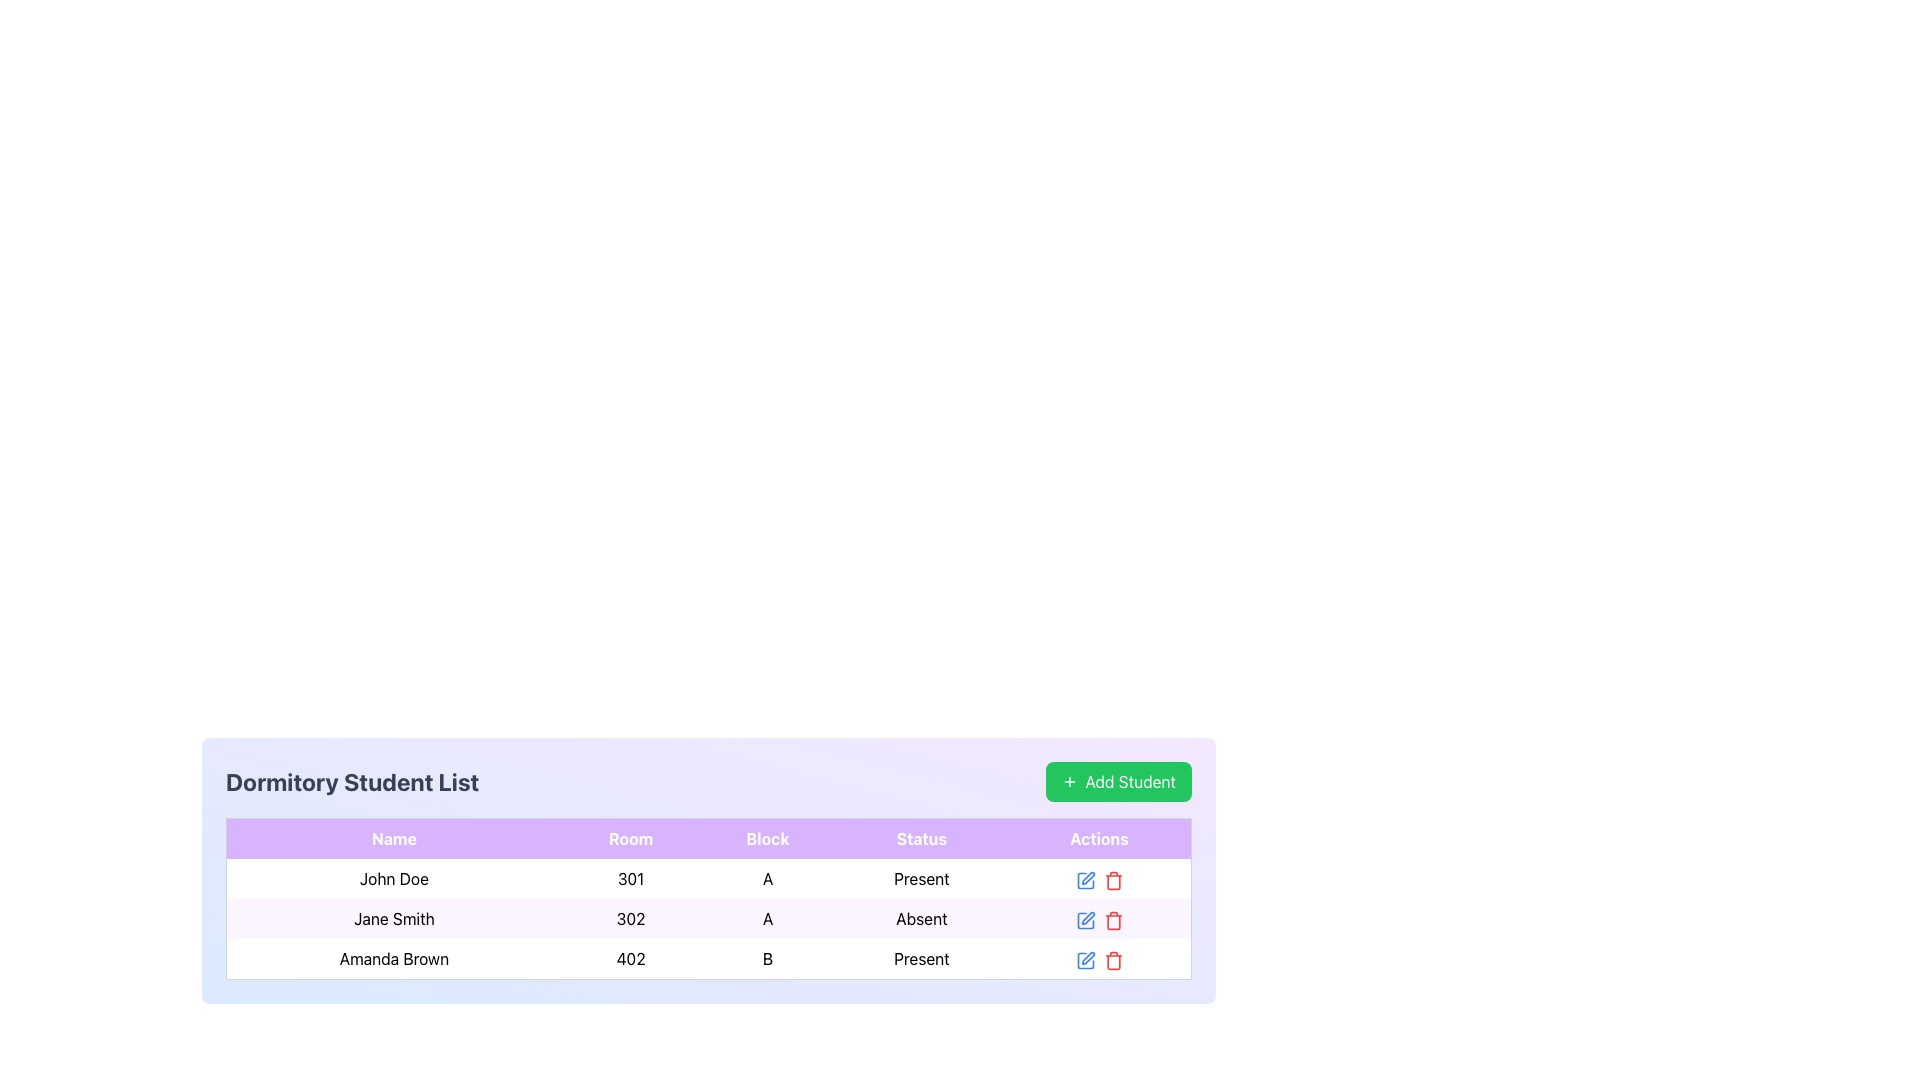  Describe the element at coordinates (1112, 958) in the screenshot. I see `the red trash can icon button located in the 'Actions' column of the table for the row of 'Amanda Brown'` at that location.